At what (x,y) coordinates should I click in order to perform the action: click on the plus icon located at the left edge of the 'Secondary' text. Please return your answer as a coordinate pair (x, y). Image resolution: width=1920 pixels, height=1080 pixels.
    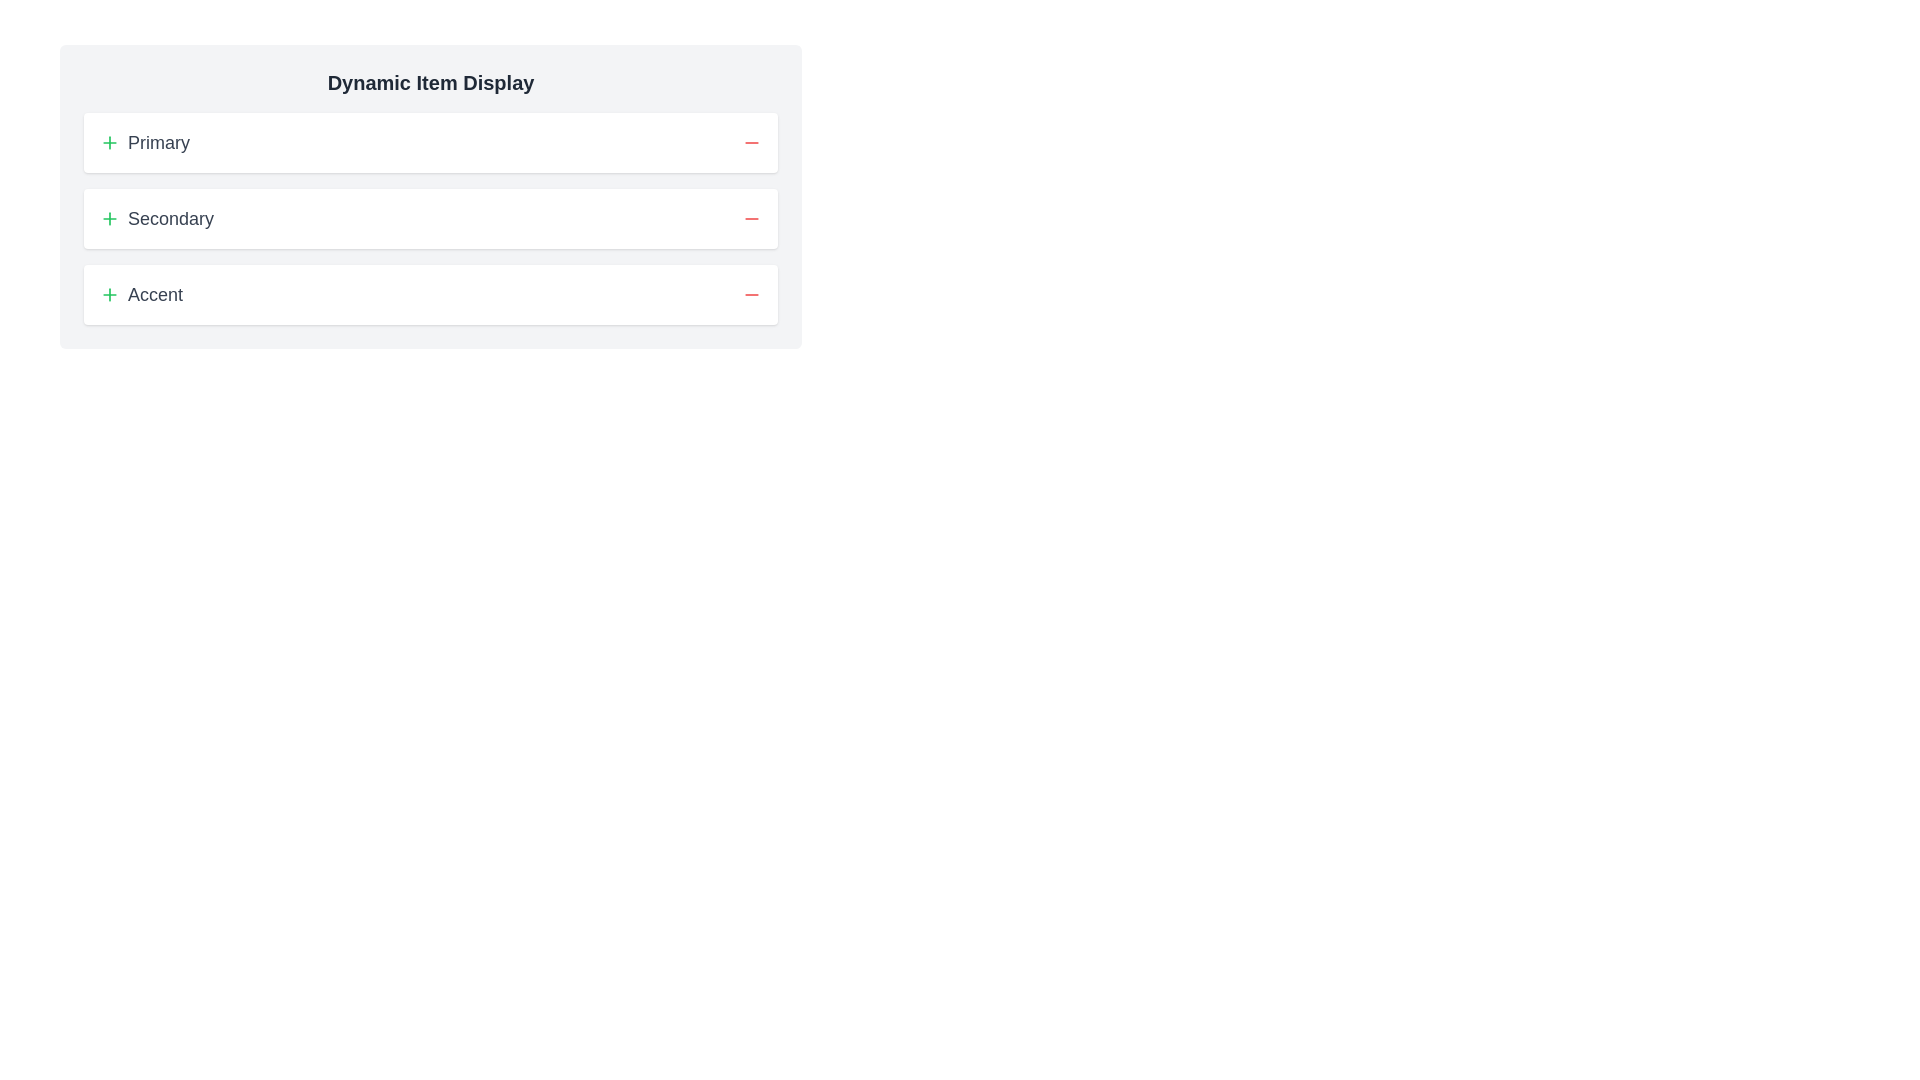
    Looking at the image, I should click on (109, 219).